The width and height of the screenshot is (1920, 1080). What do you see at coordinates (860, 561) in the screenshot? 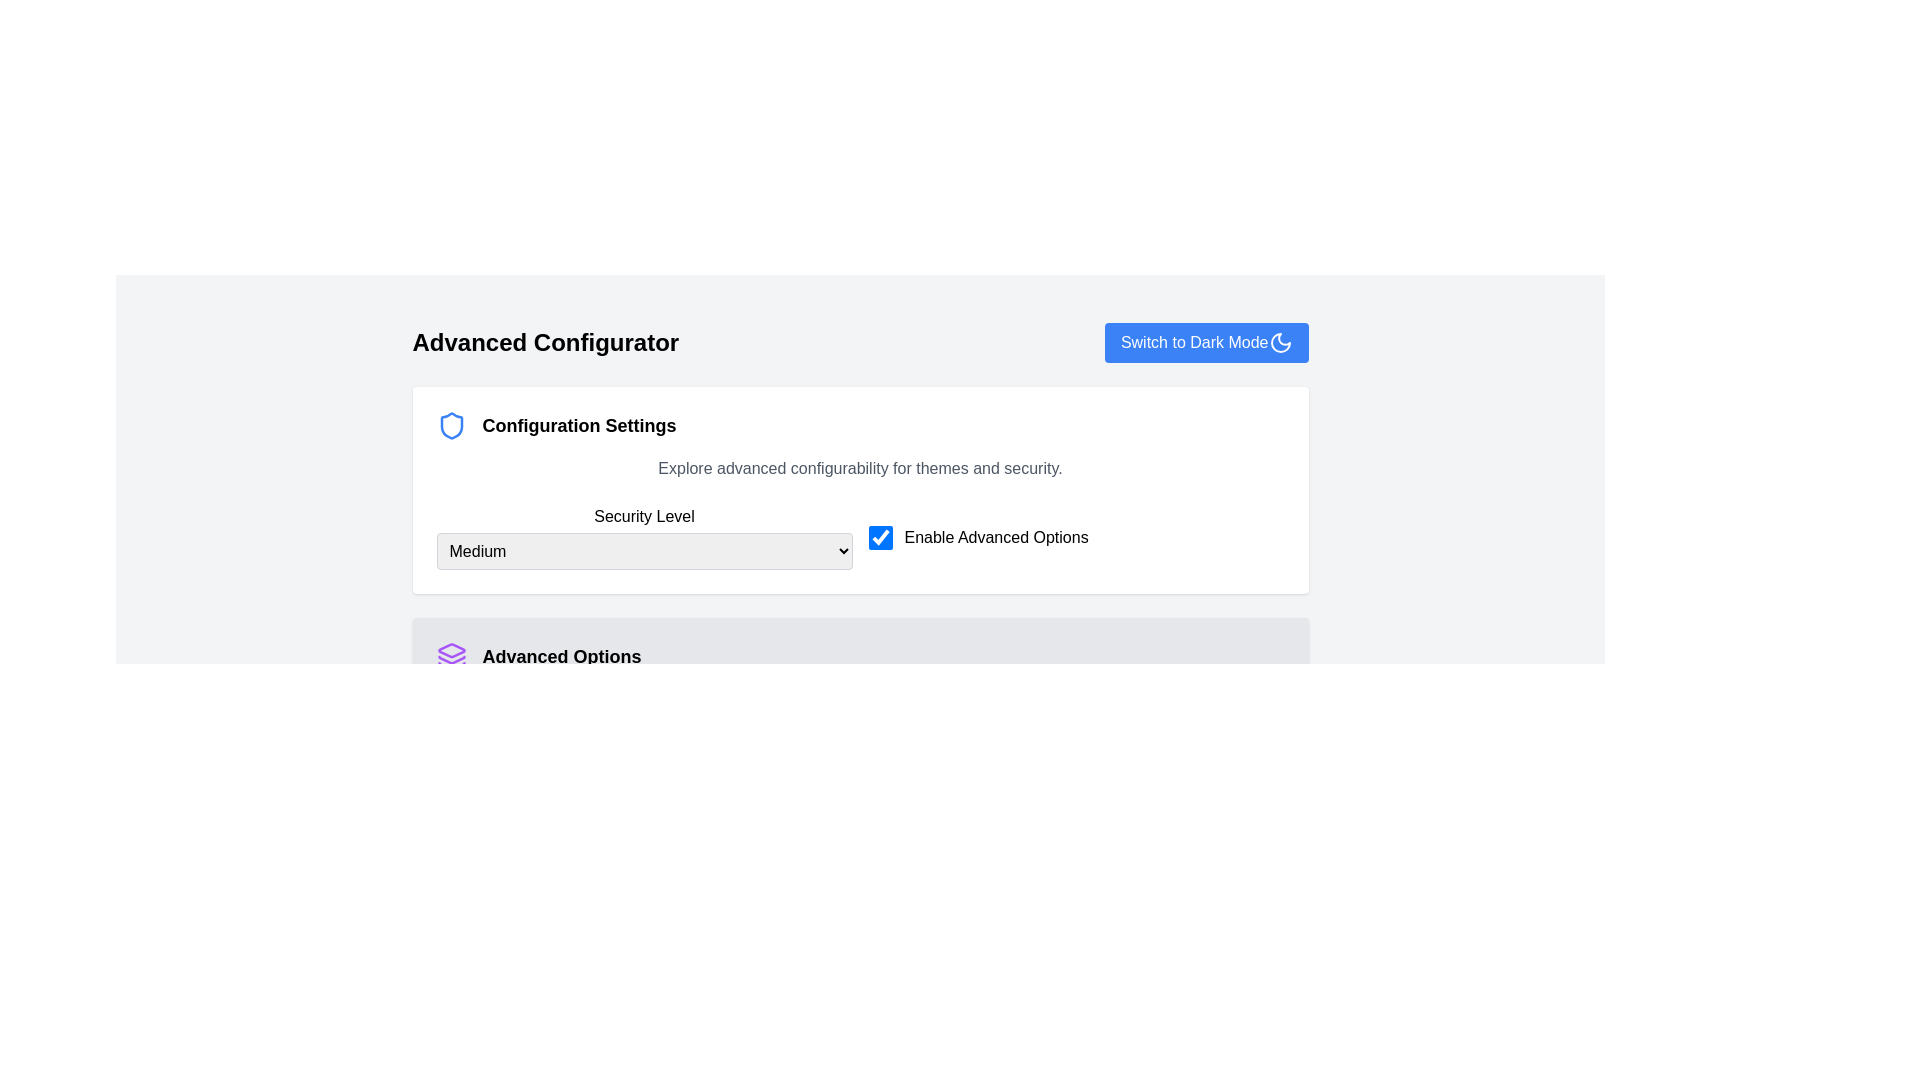
I see `the 'Security Level' dropdown menu in the 'Configuration Settings' section` at bounding box center [860, 561].